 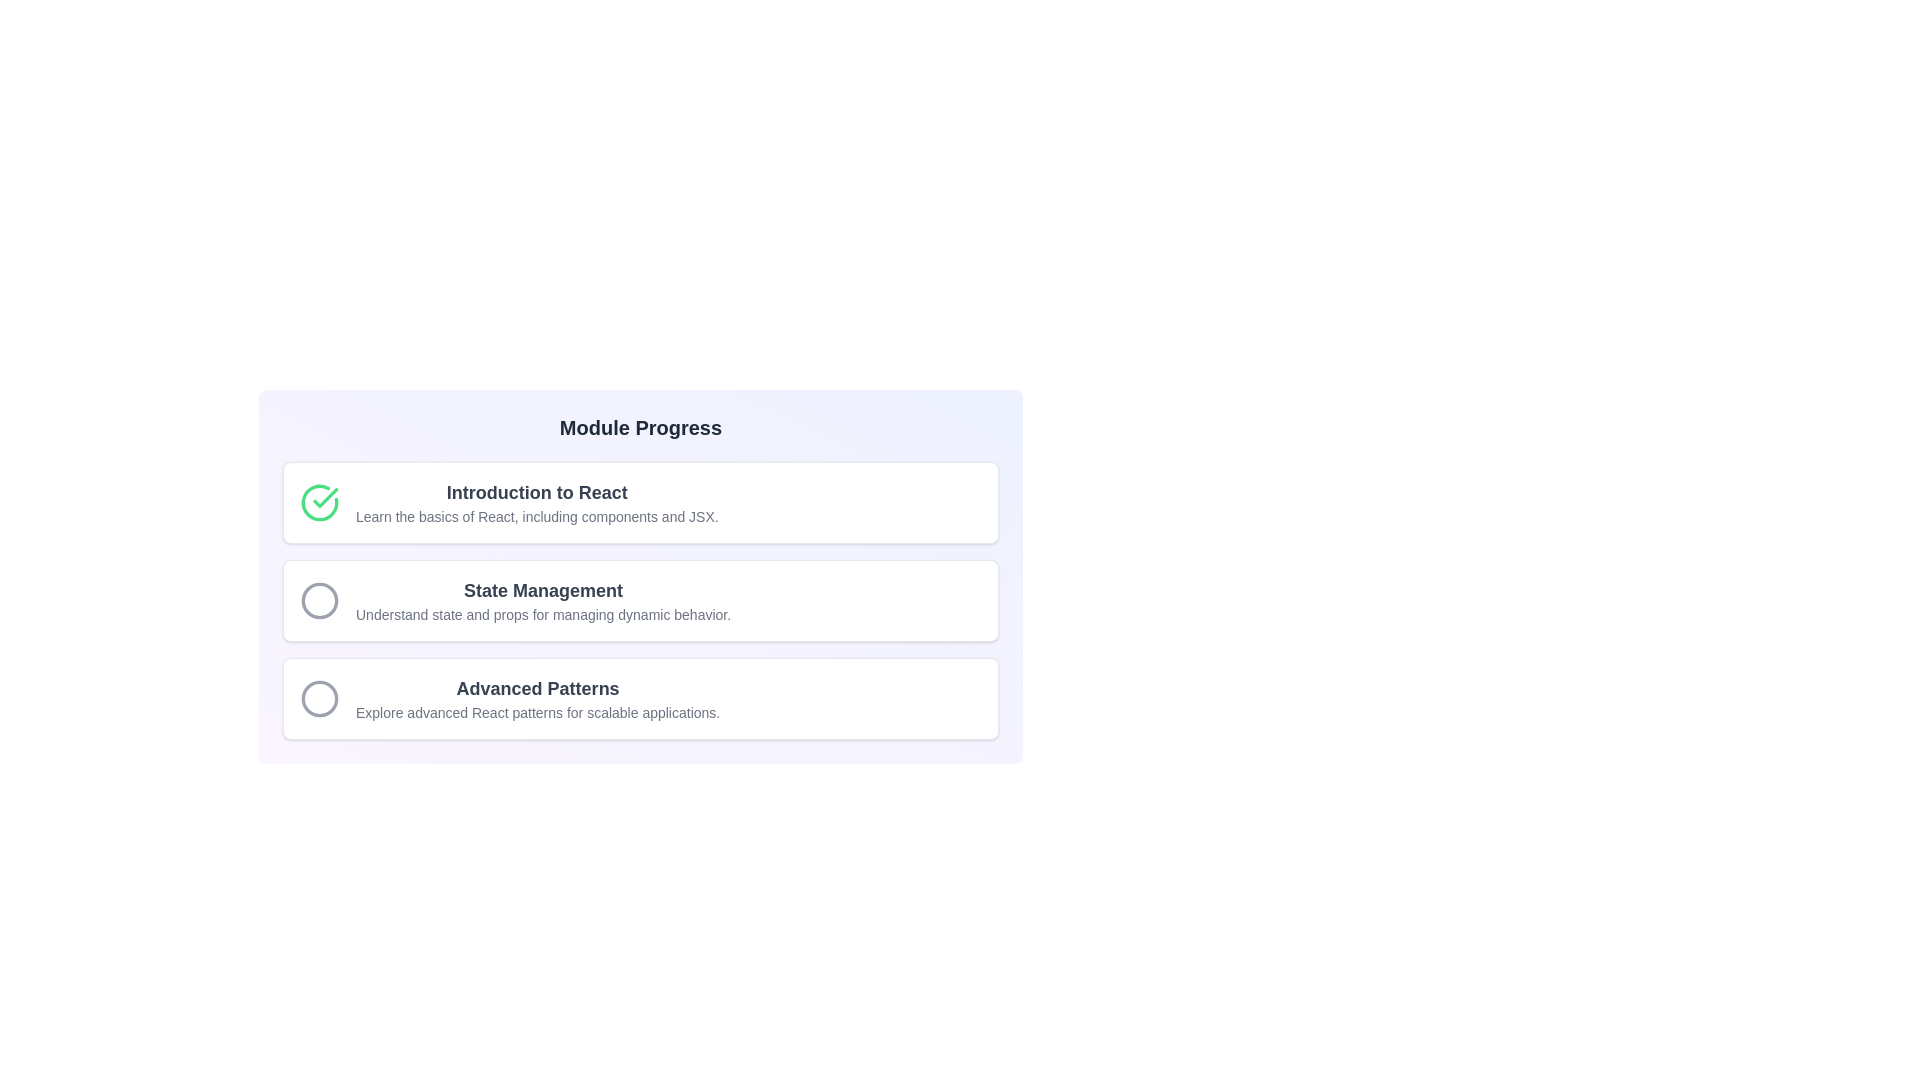 What do you see at coordinates (320, 501) in the screenshot?
I see `the Indicator icon that signifies the completion status of the 'Introduction to React' module, located at the left end of the first row in the course progress items` at bounding box center [320, 501].